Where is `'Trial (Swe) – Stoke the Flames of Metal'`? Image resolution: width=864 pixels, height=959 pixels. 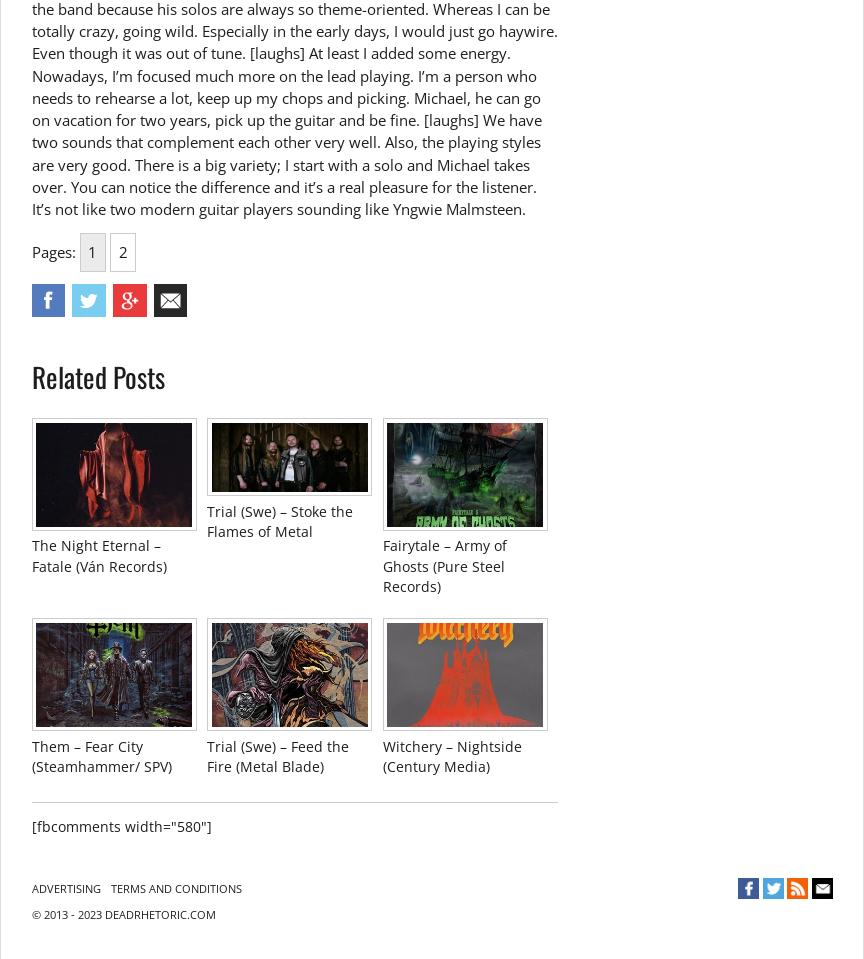 'Trial (Swe) – Stoke the Flames of Metal' is located at coordinates (280, 521).